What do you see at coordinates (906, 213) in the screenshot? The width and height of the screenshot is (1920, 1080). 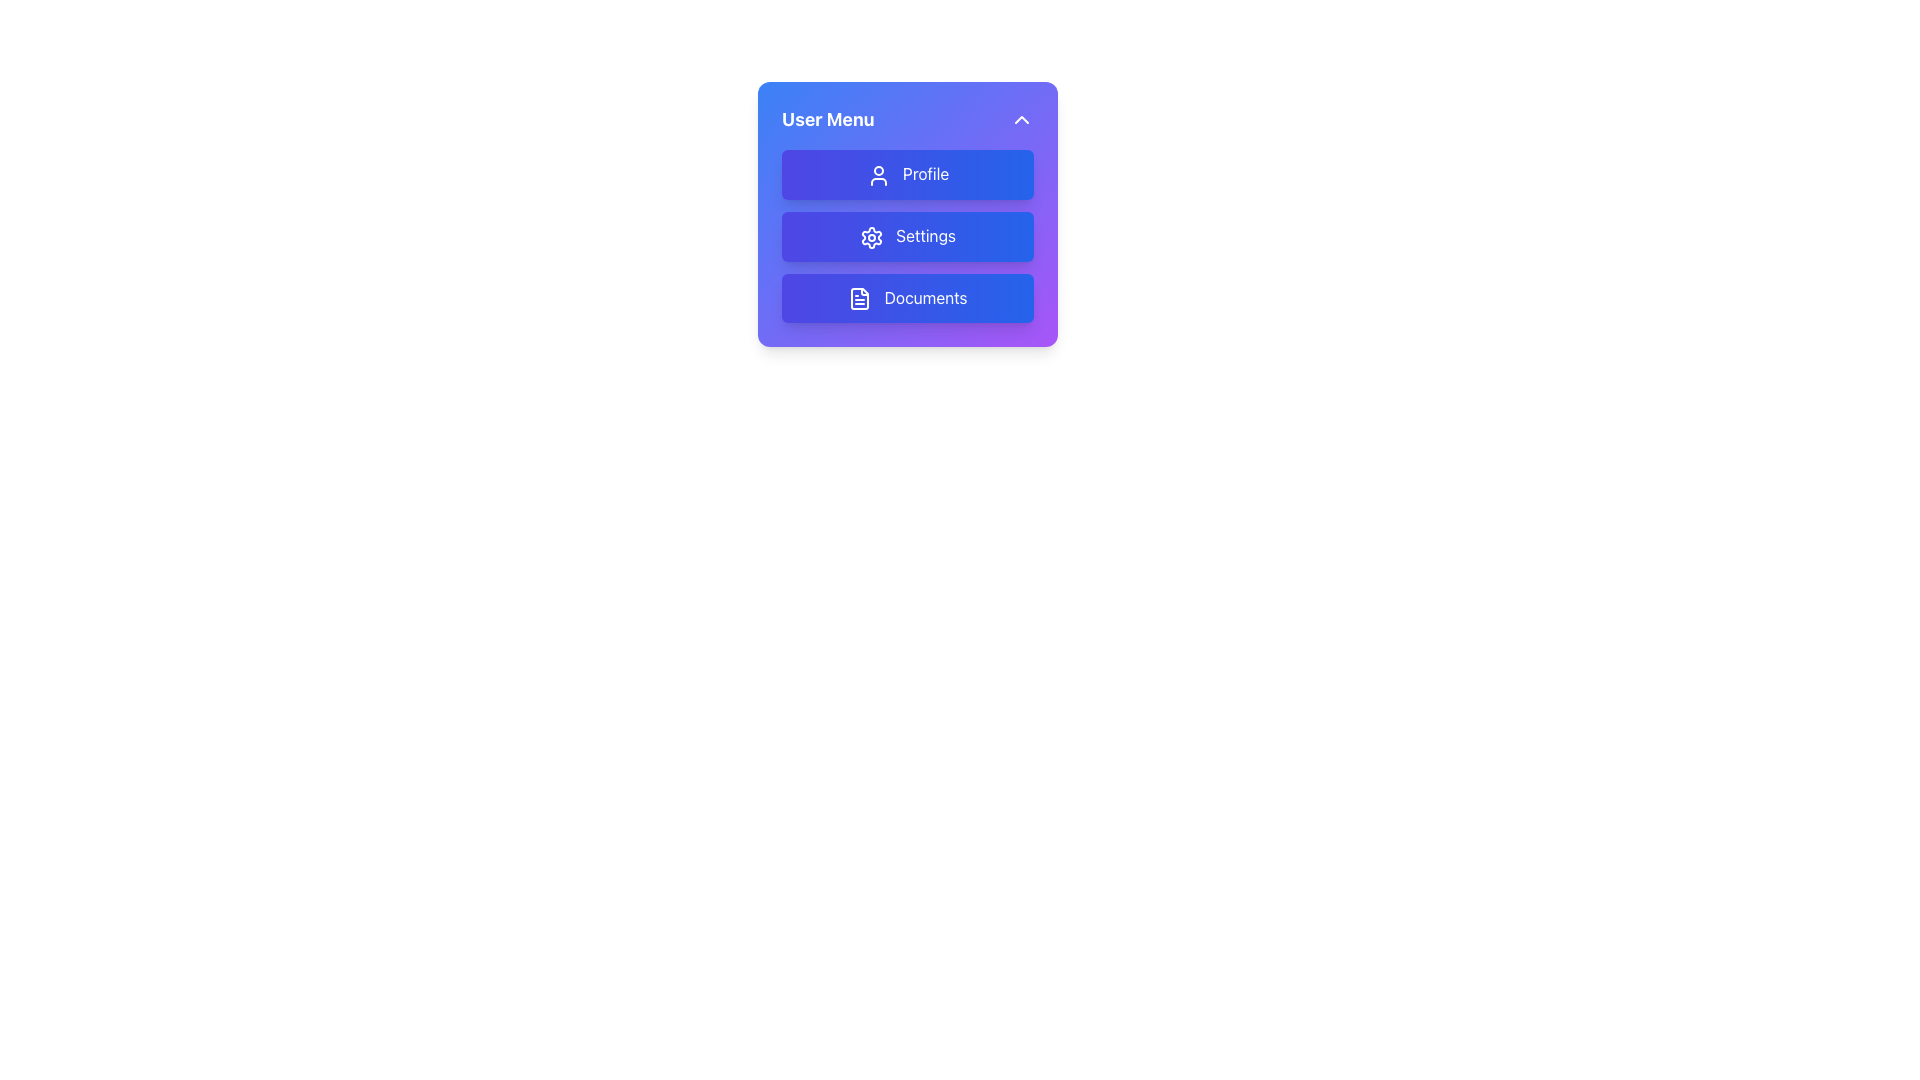 I see `the settings button located under the 'User Menu' header` at bounding box center [906, 213].